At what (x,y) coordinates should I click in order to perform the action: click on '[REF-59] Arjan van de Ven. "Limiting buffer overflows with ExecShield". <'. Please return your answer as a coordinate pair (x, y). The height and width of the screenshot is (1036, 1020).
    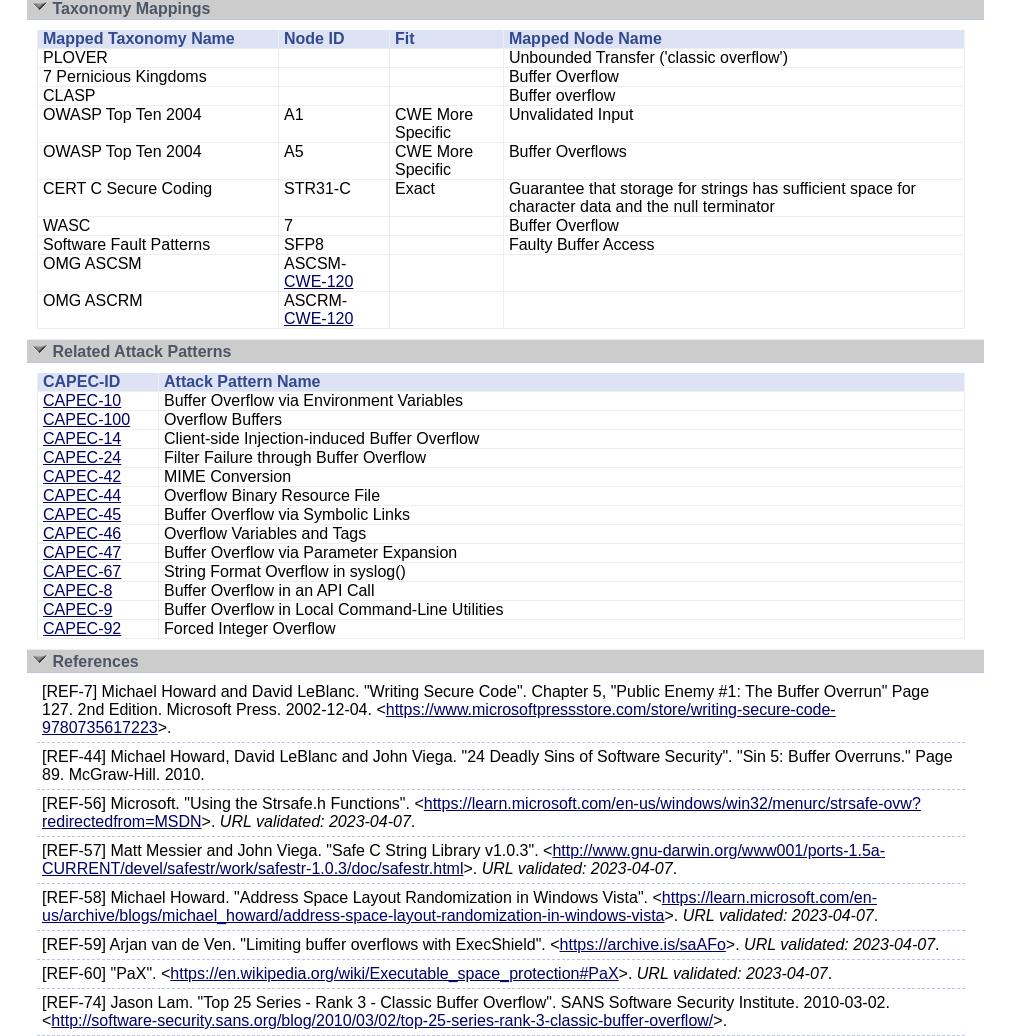
    Looking at the image, I should click on (300, 944).